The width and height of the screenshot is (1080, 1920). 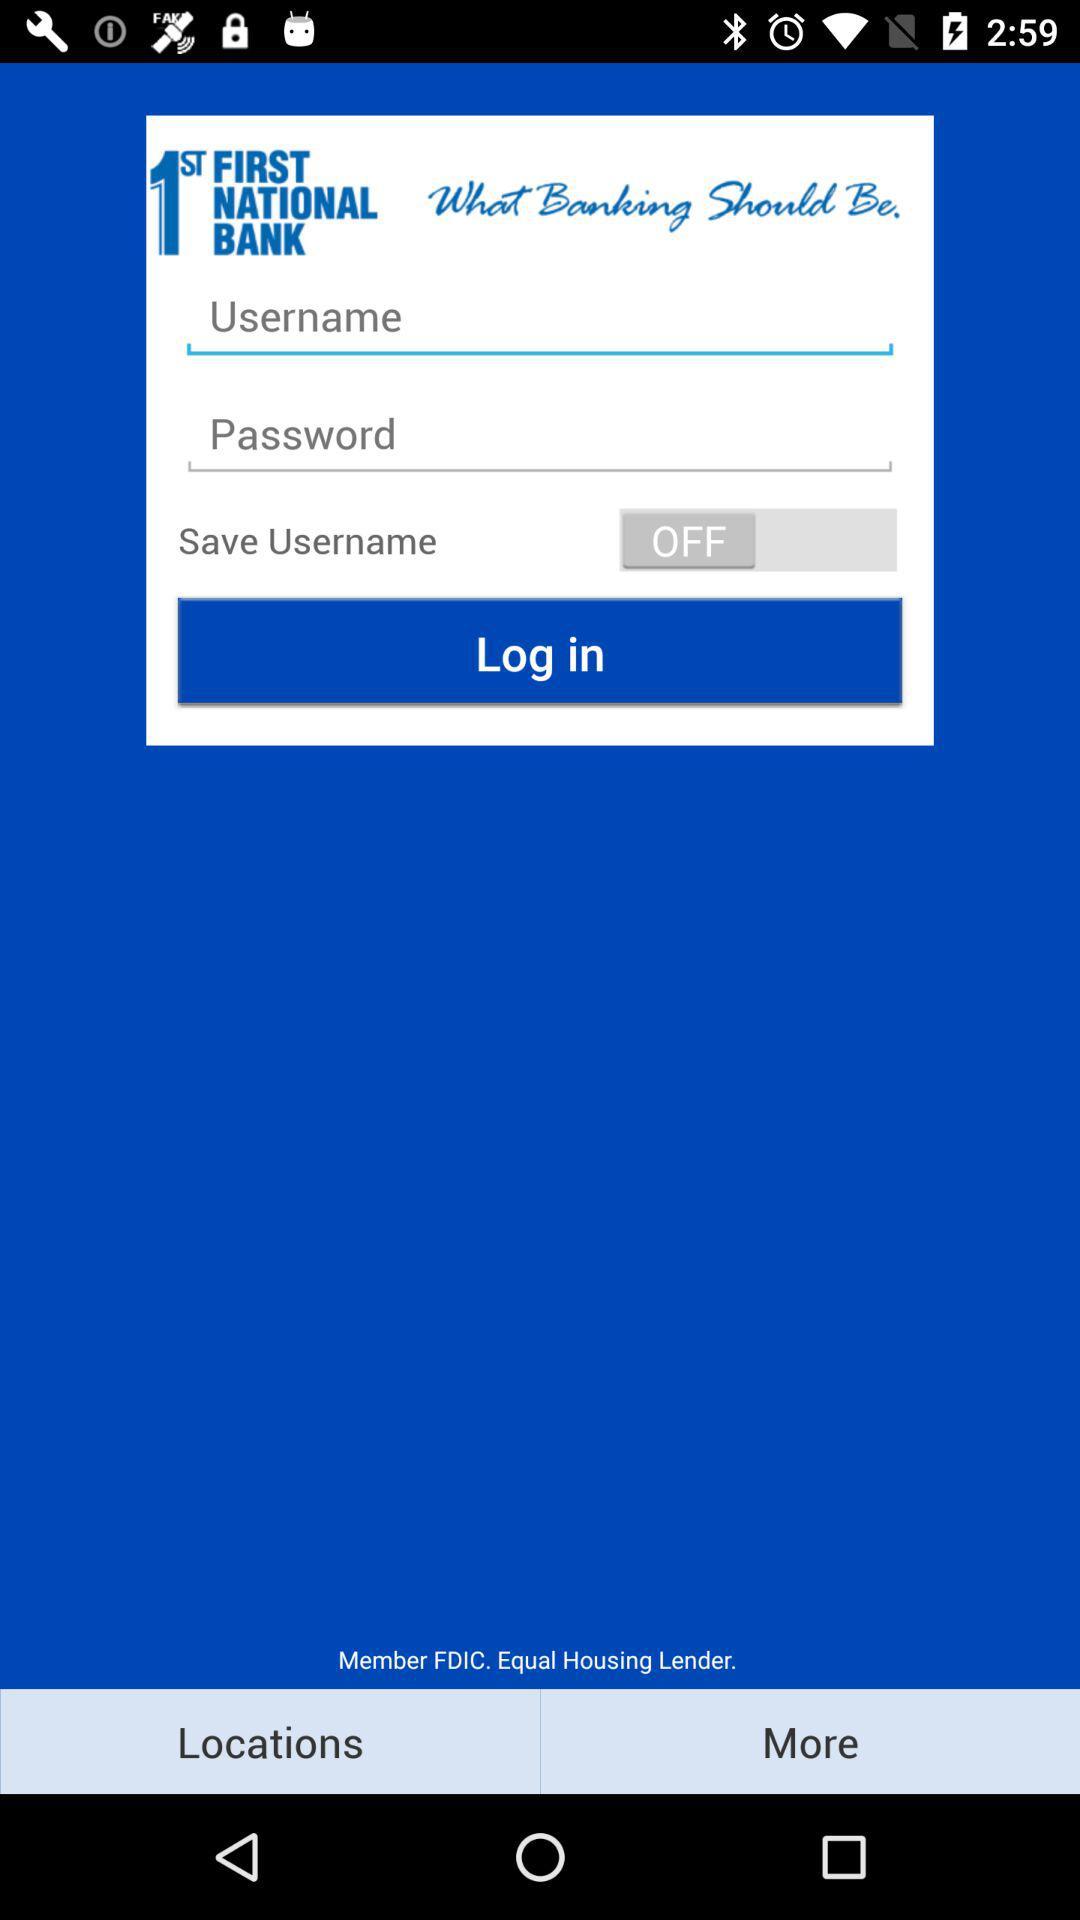 I want to click on the item above the member fdic equal, so click(x=540, y=652).